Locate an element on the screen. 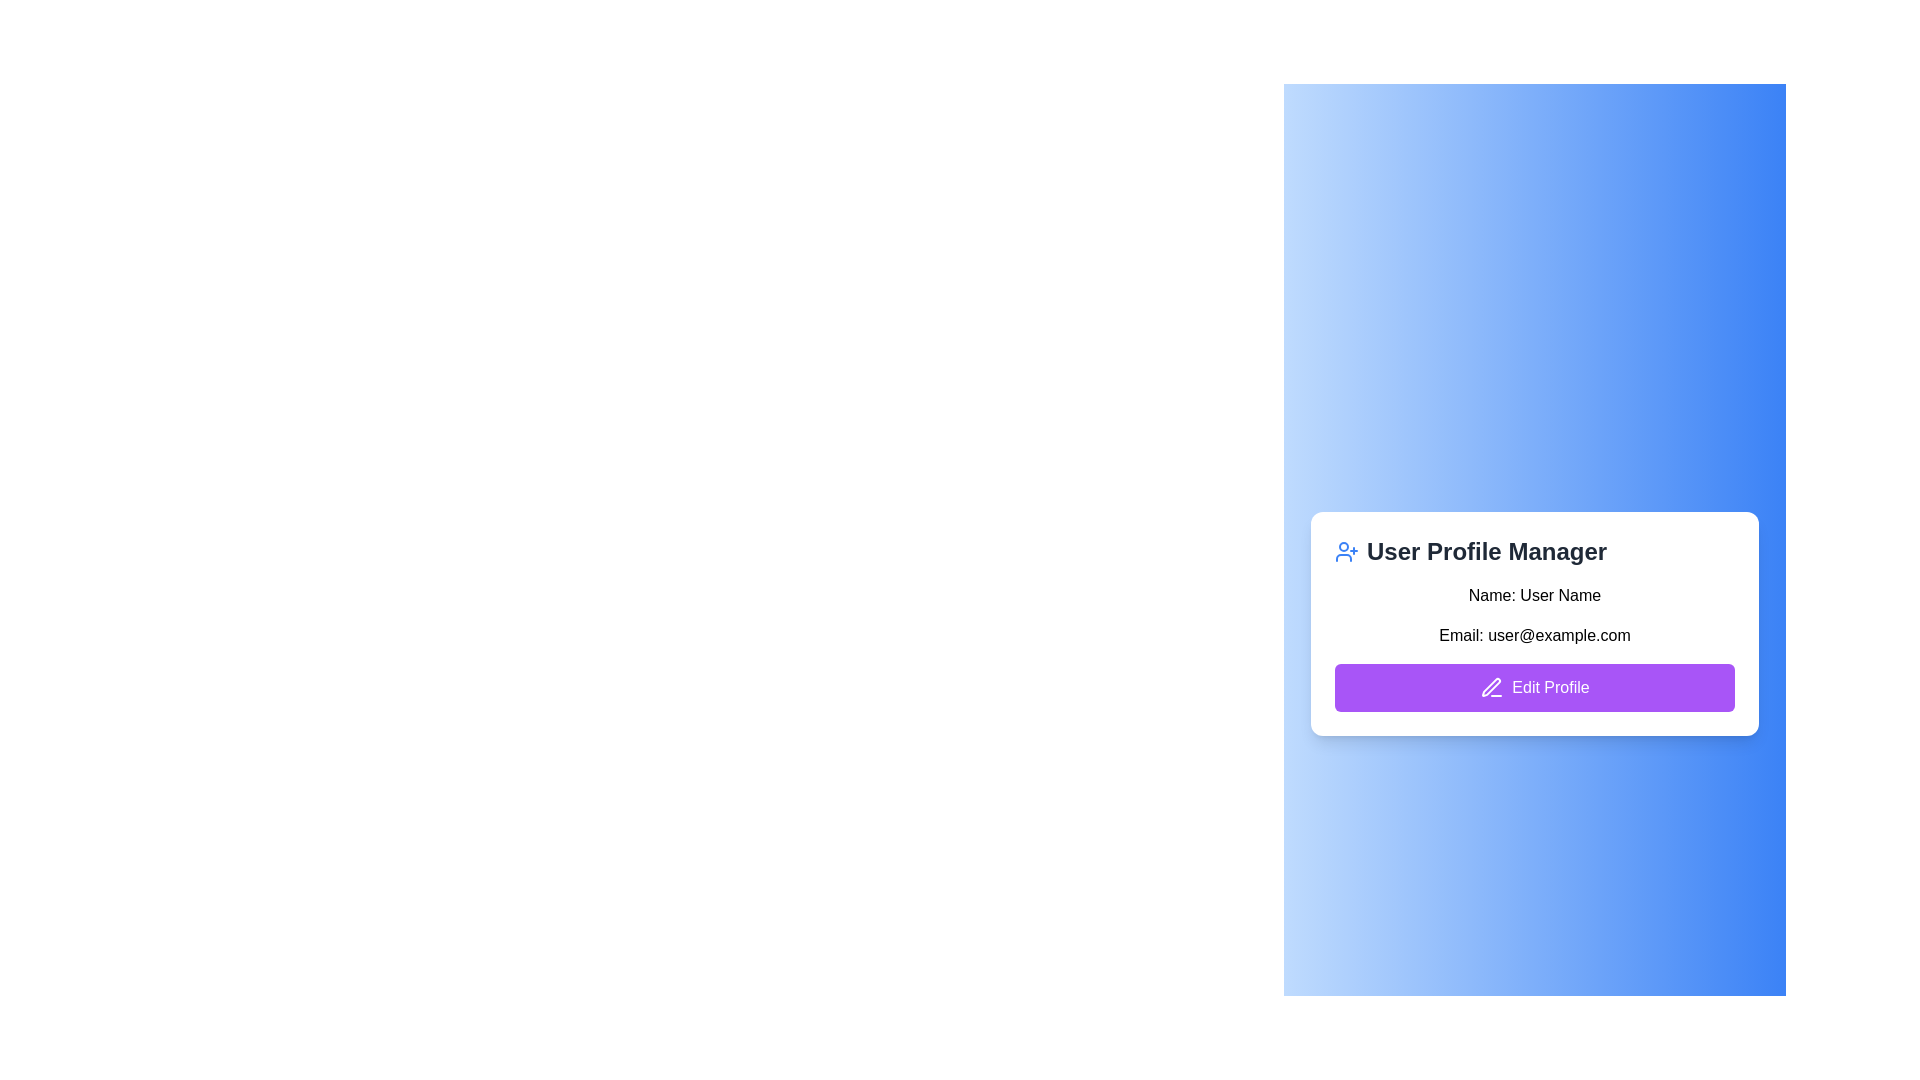 This screenshot has width=1920, height=1080. the static text display element that shows the user's name and email address, located within the 'User Profile Manager' card, below the header and above the 'Edit Profile' button is located at coordinates (1534, 648).